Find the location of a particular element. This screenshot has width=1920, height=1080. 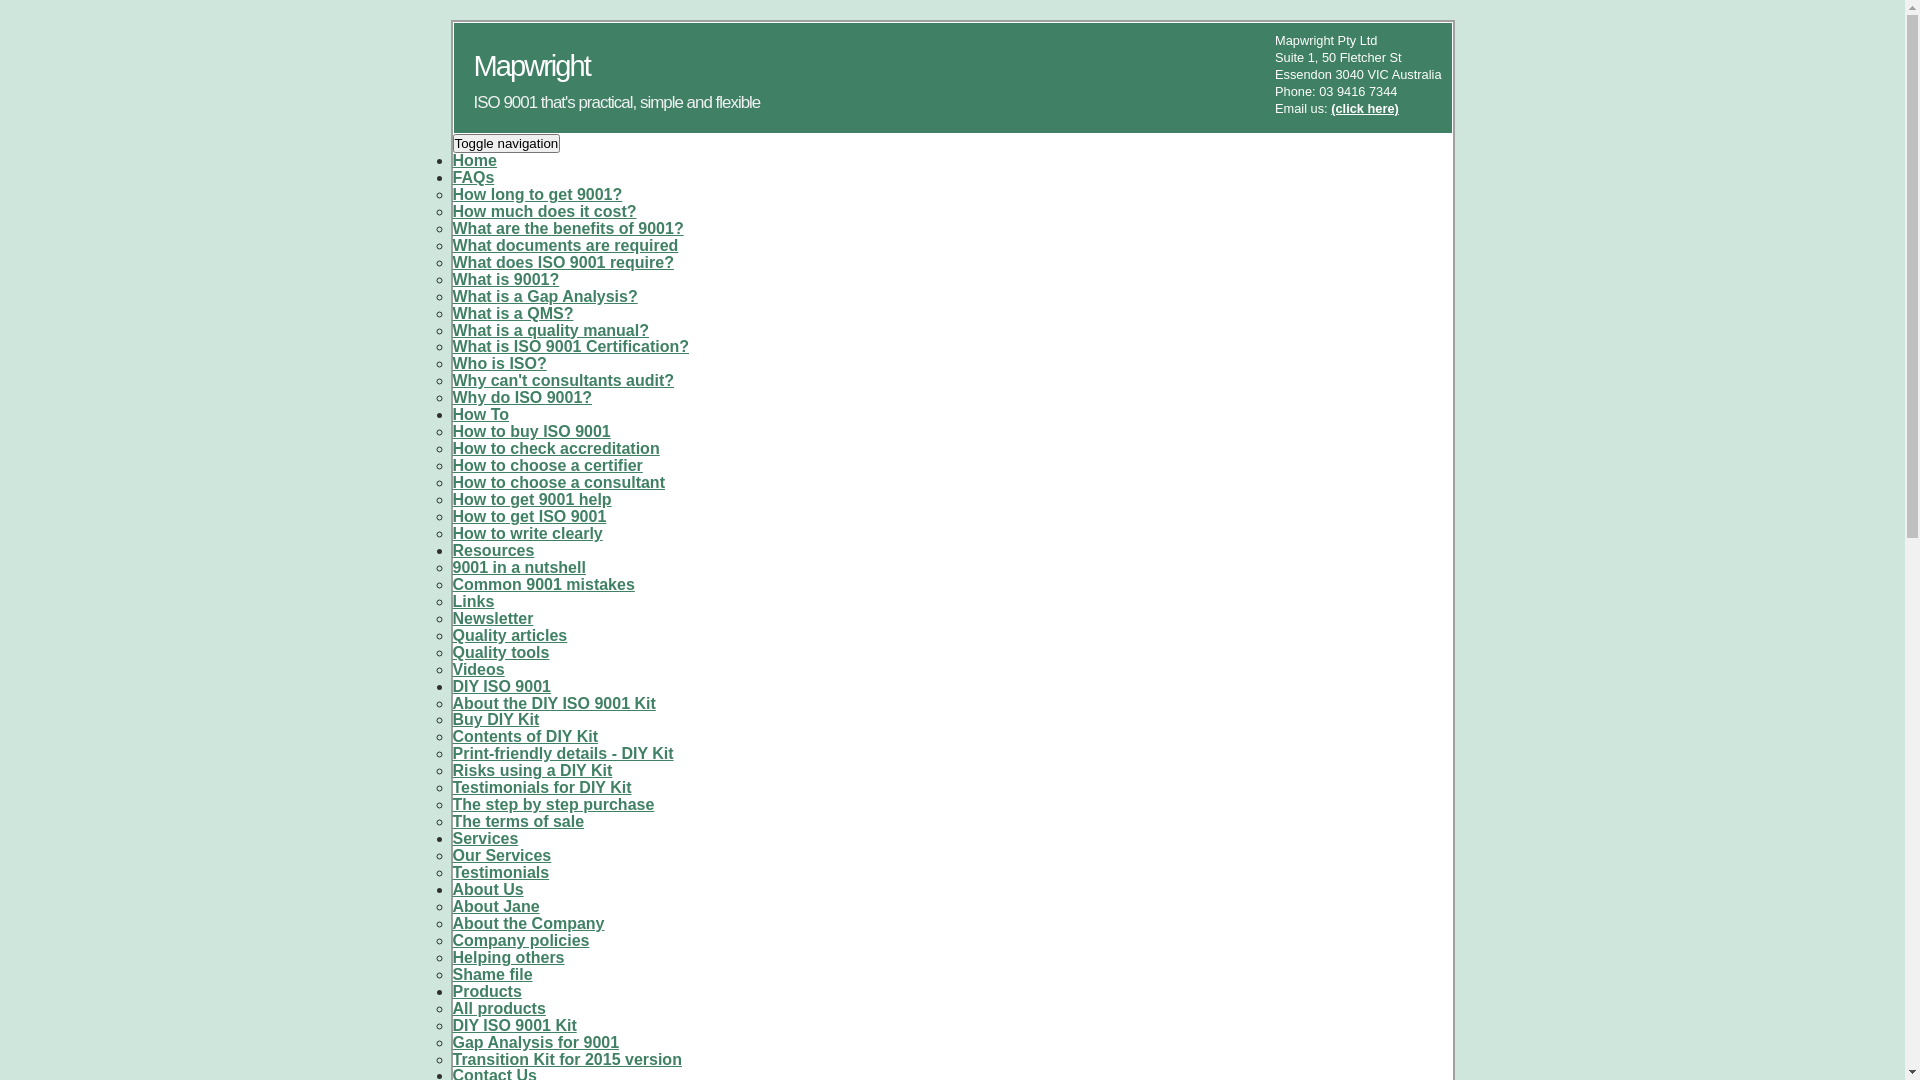

'Helping others' is located at coordinates (508, 956).